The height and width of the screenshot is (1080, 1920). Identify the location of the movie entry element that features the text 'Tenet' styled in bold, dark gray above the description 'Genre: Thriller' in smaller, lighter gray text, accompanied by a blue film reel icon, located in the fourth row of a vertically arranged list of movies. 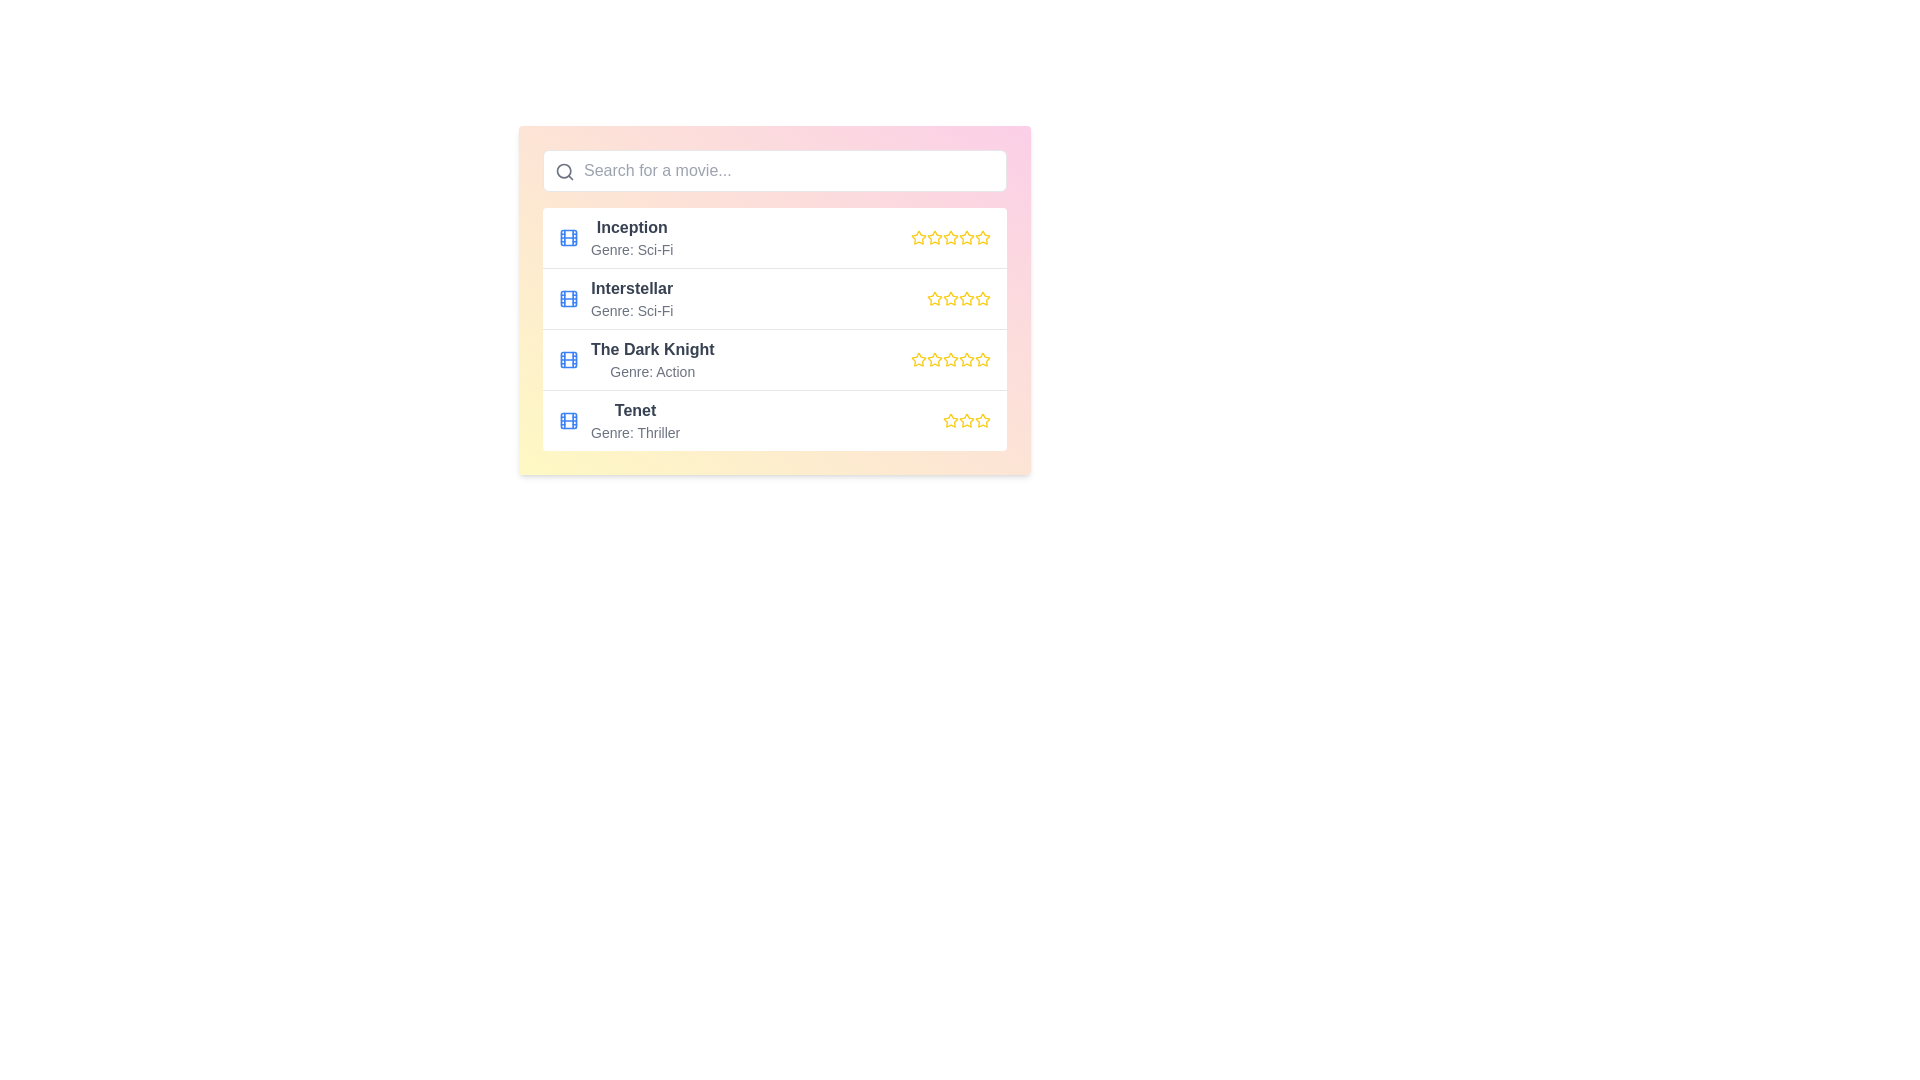
(618, 419).